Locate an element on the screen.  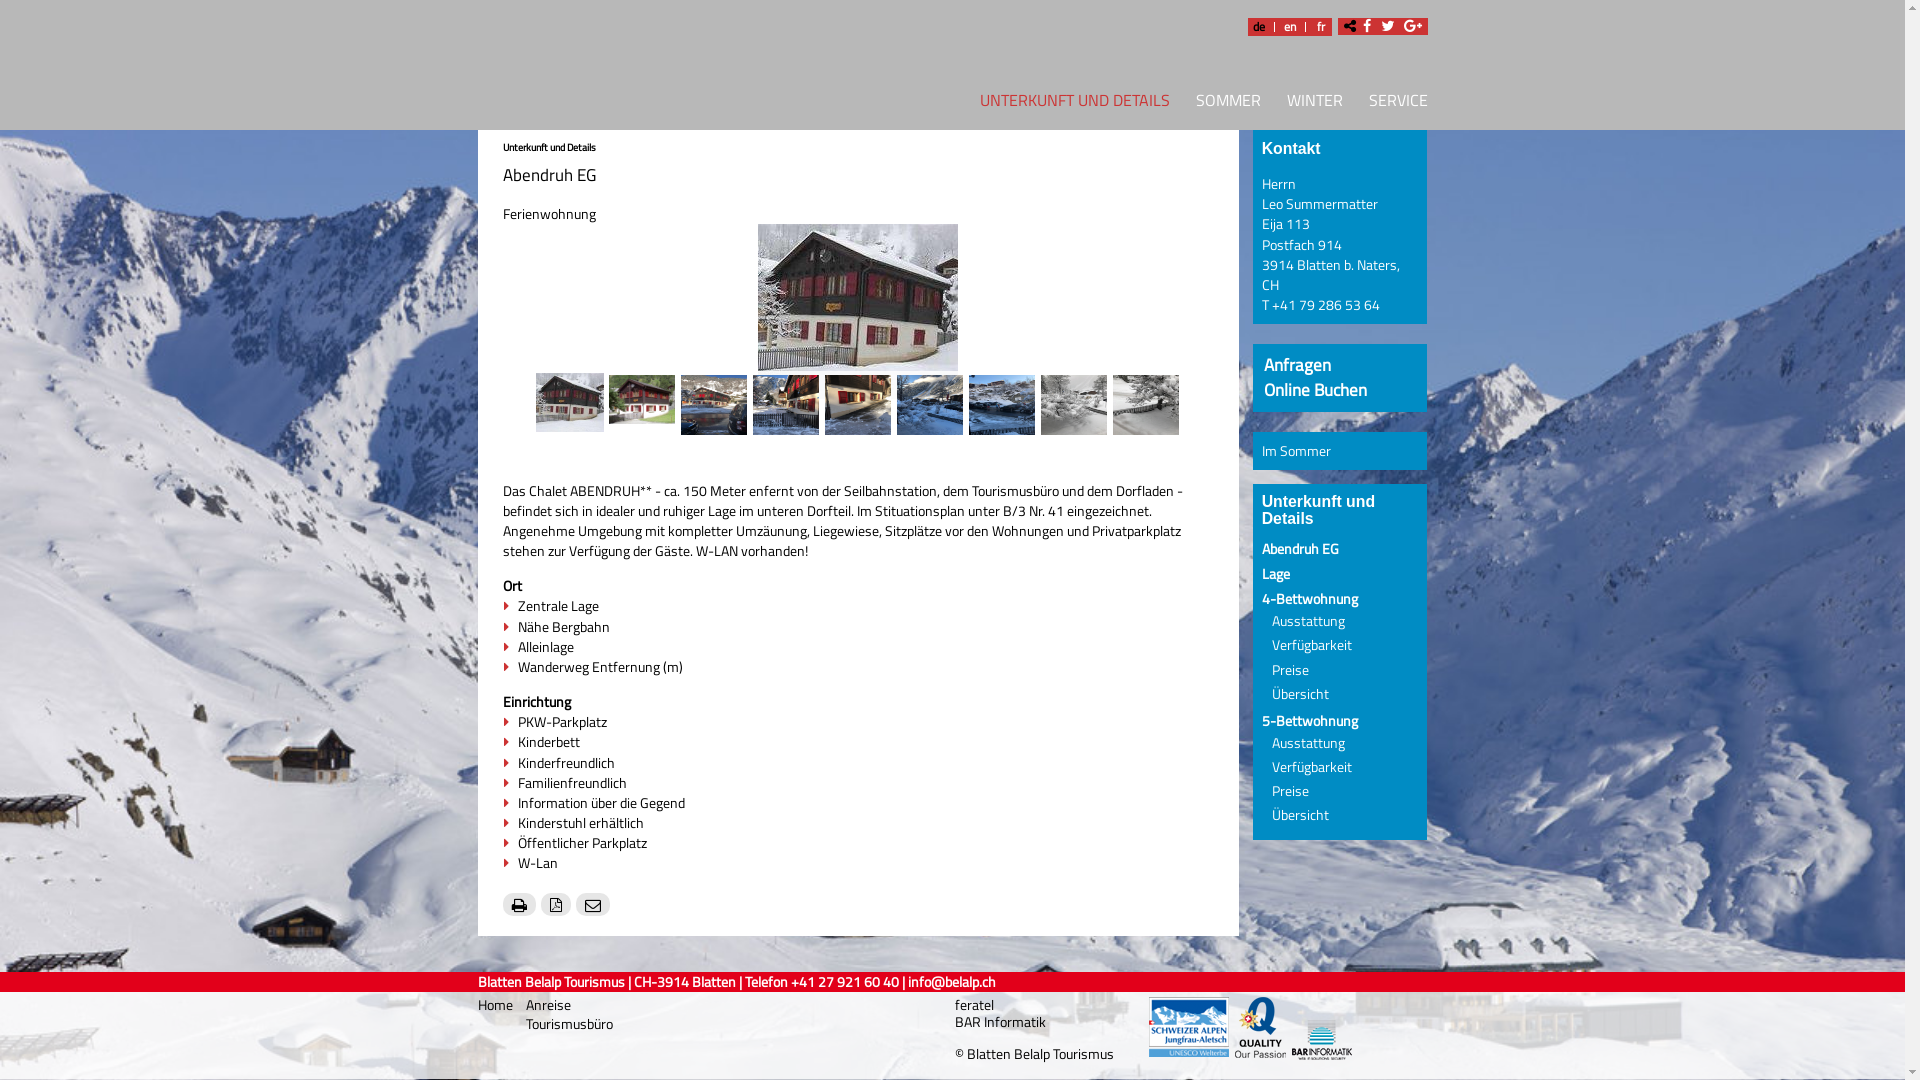
'4-Bettwohnung' is located at coordinates (1310, 597).